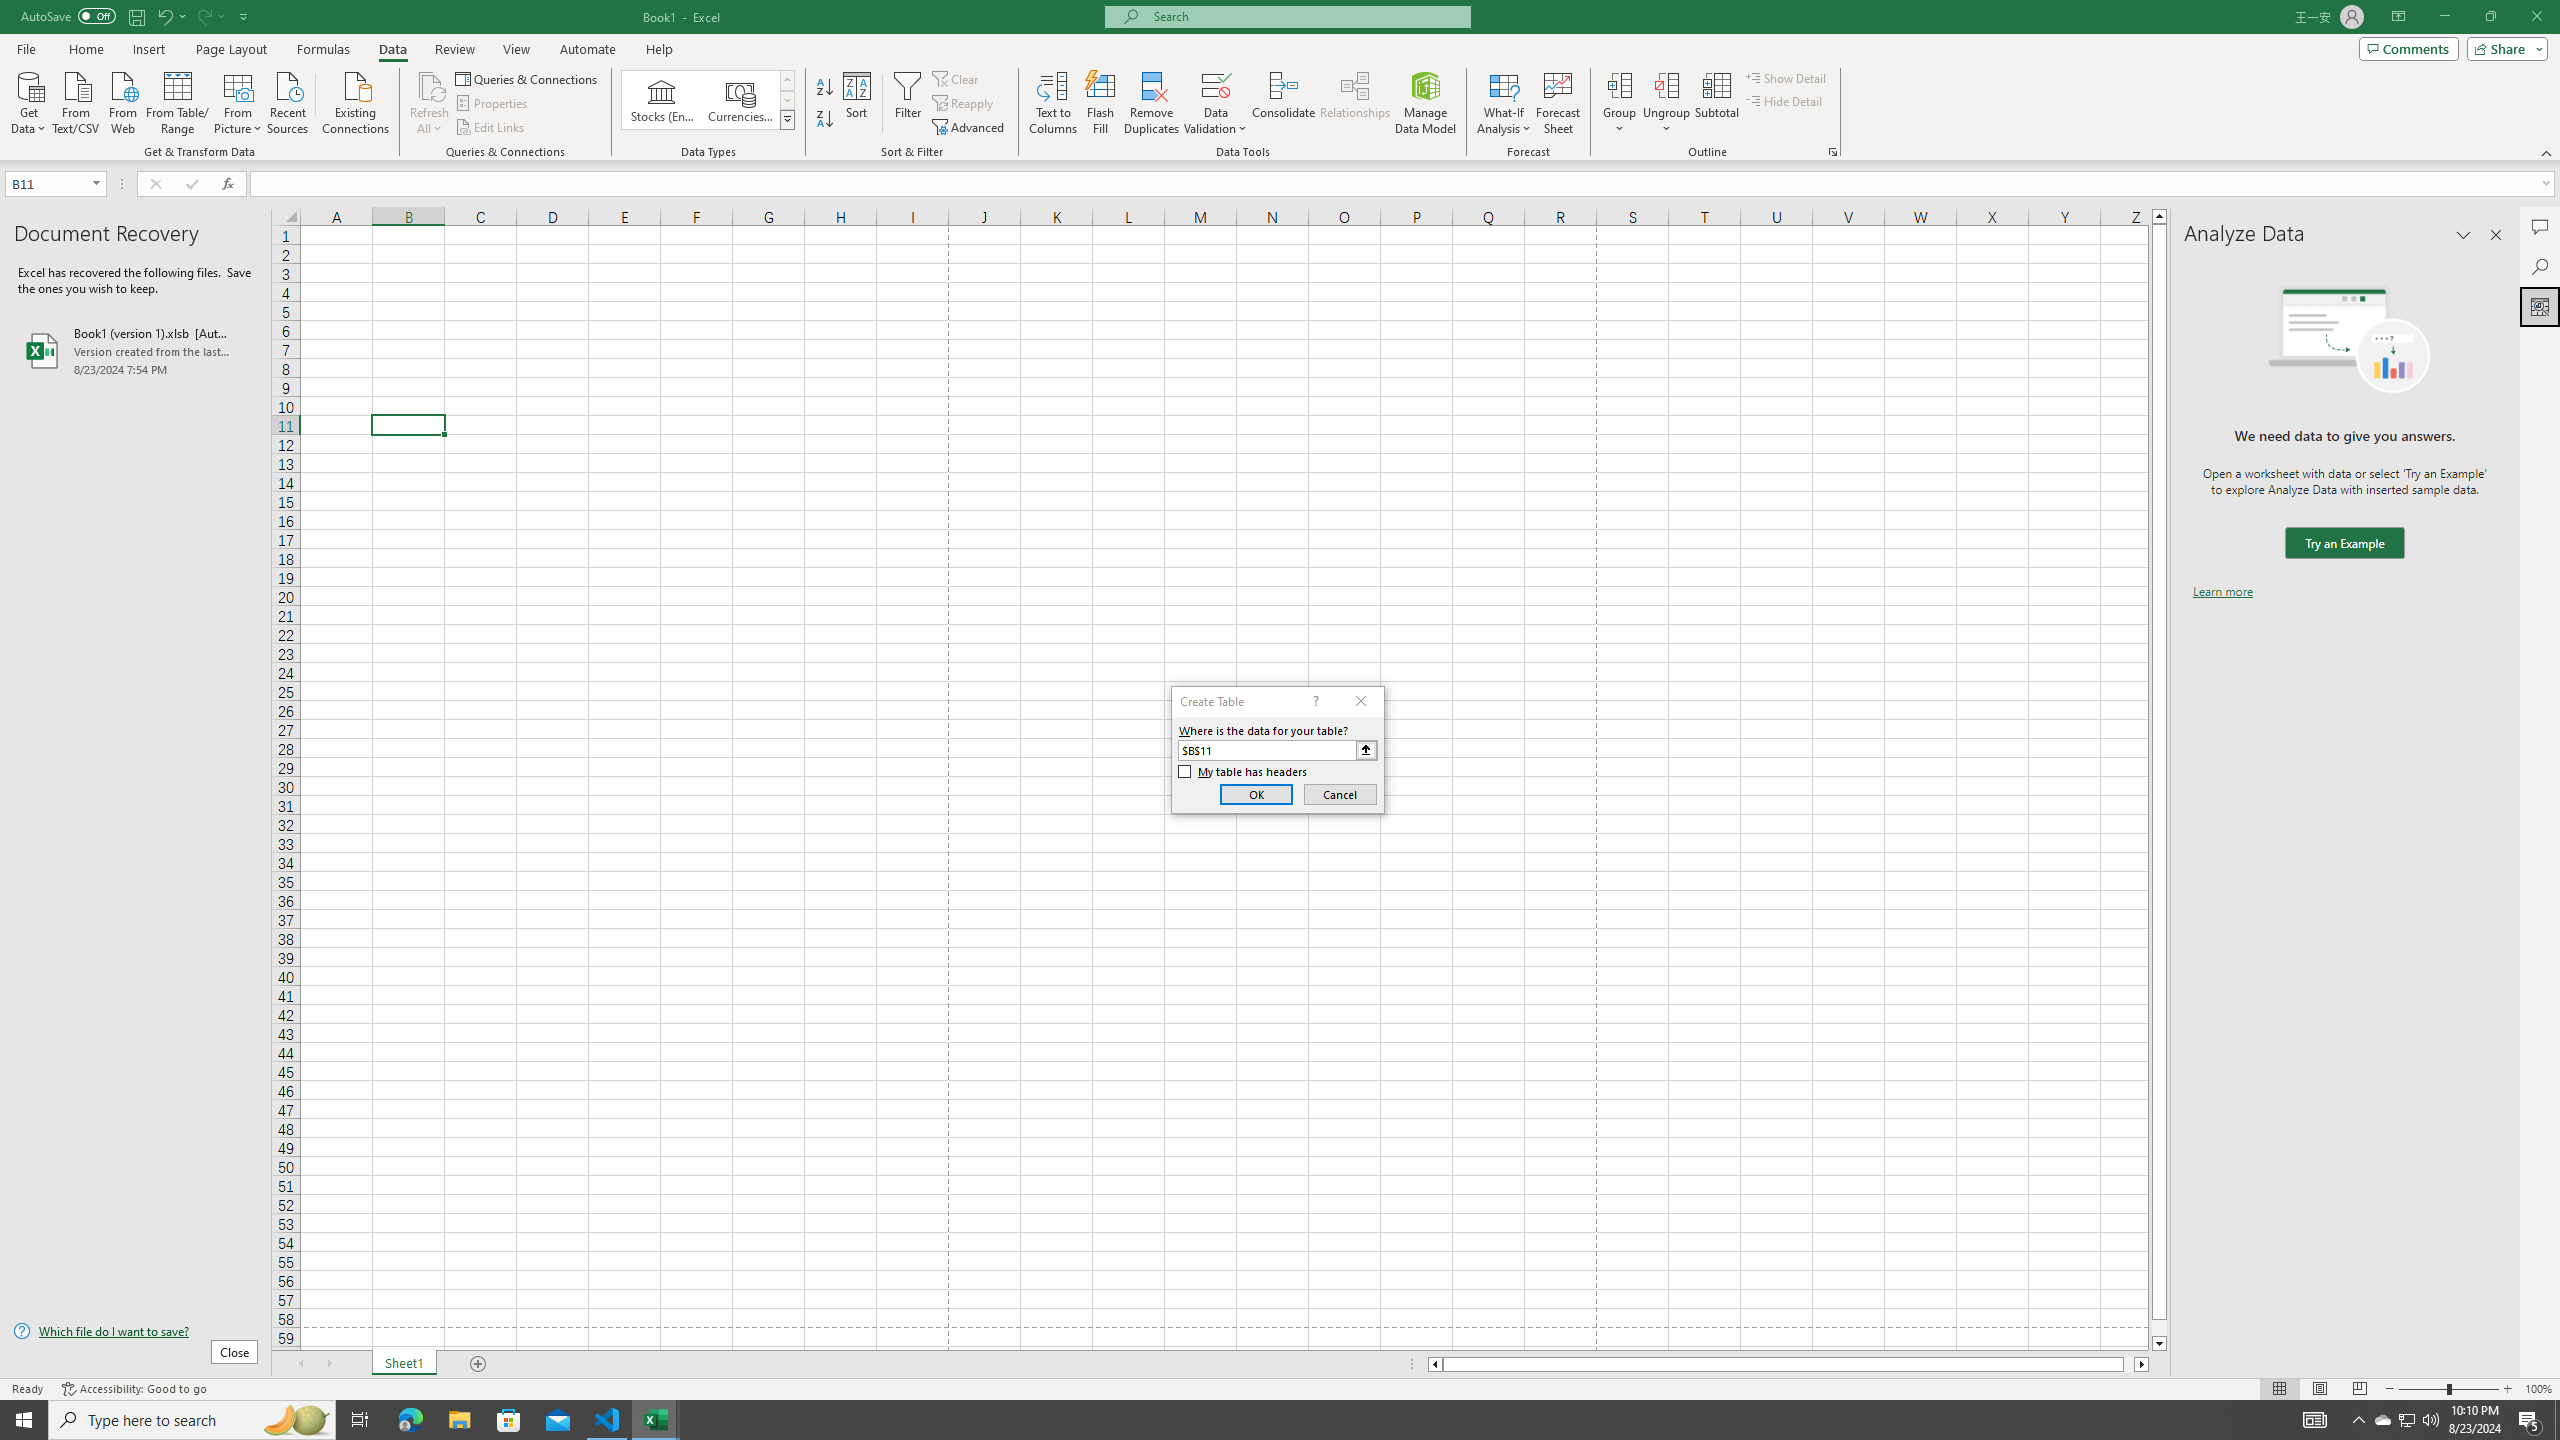 The image size is (2560, 1440). What do you see at coordinates (493, 103) in the screenshot?
I see `'Properties'` at bounding box center [493, 103].